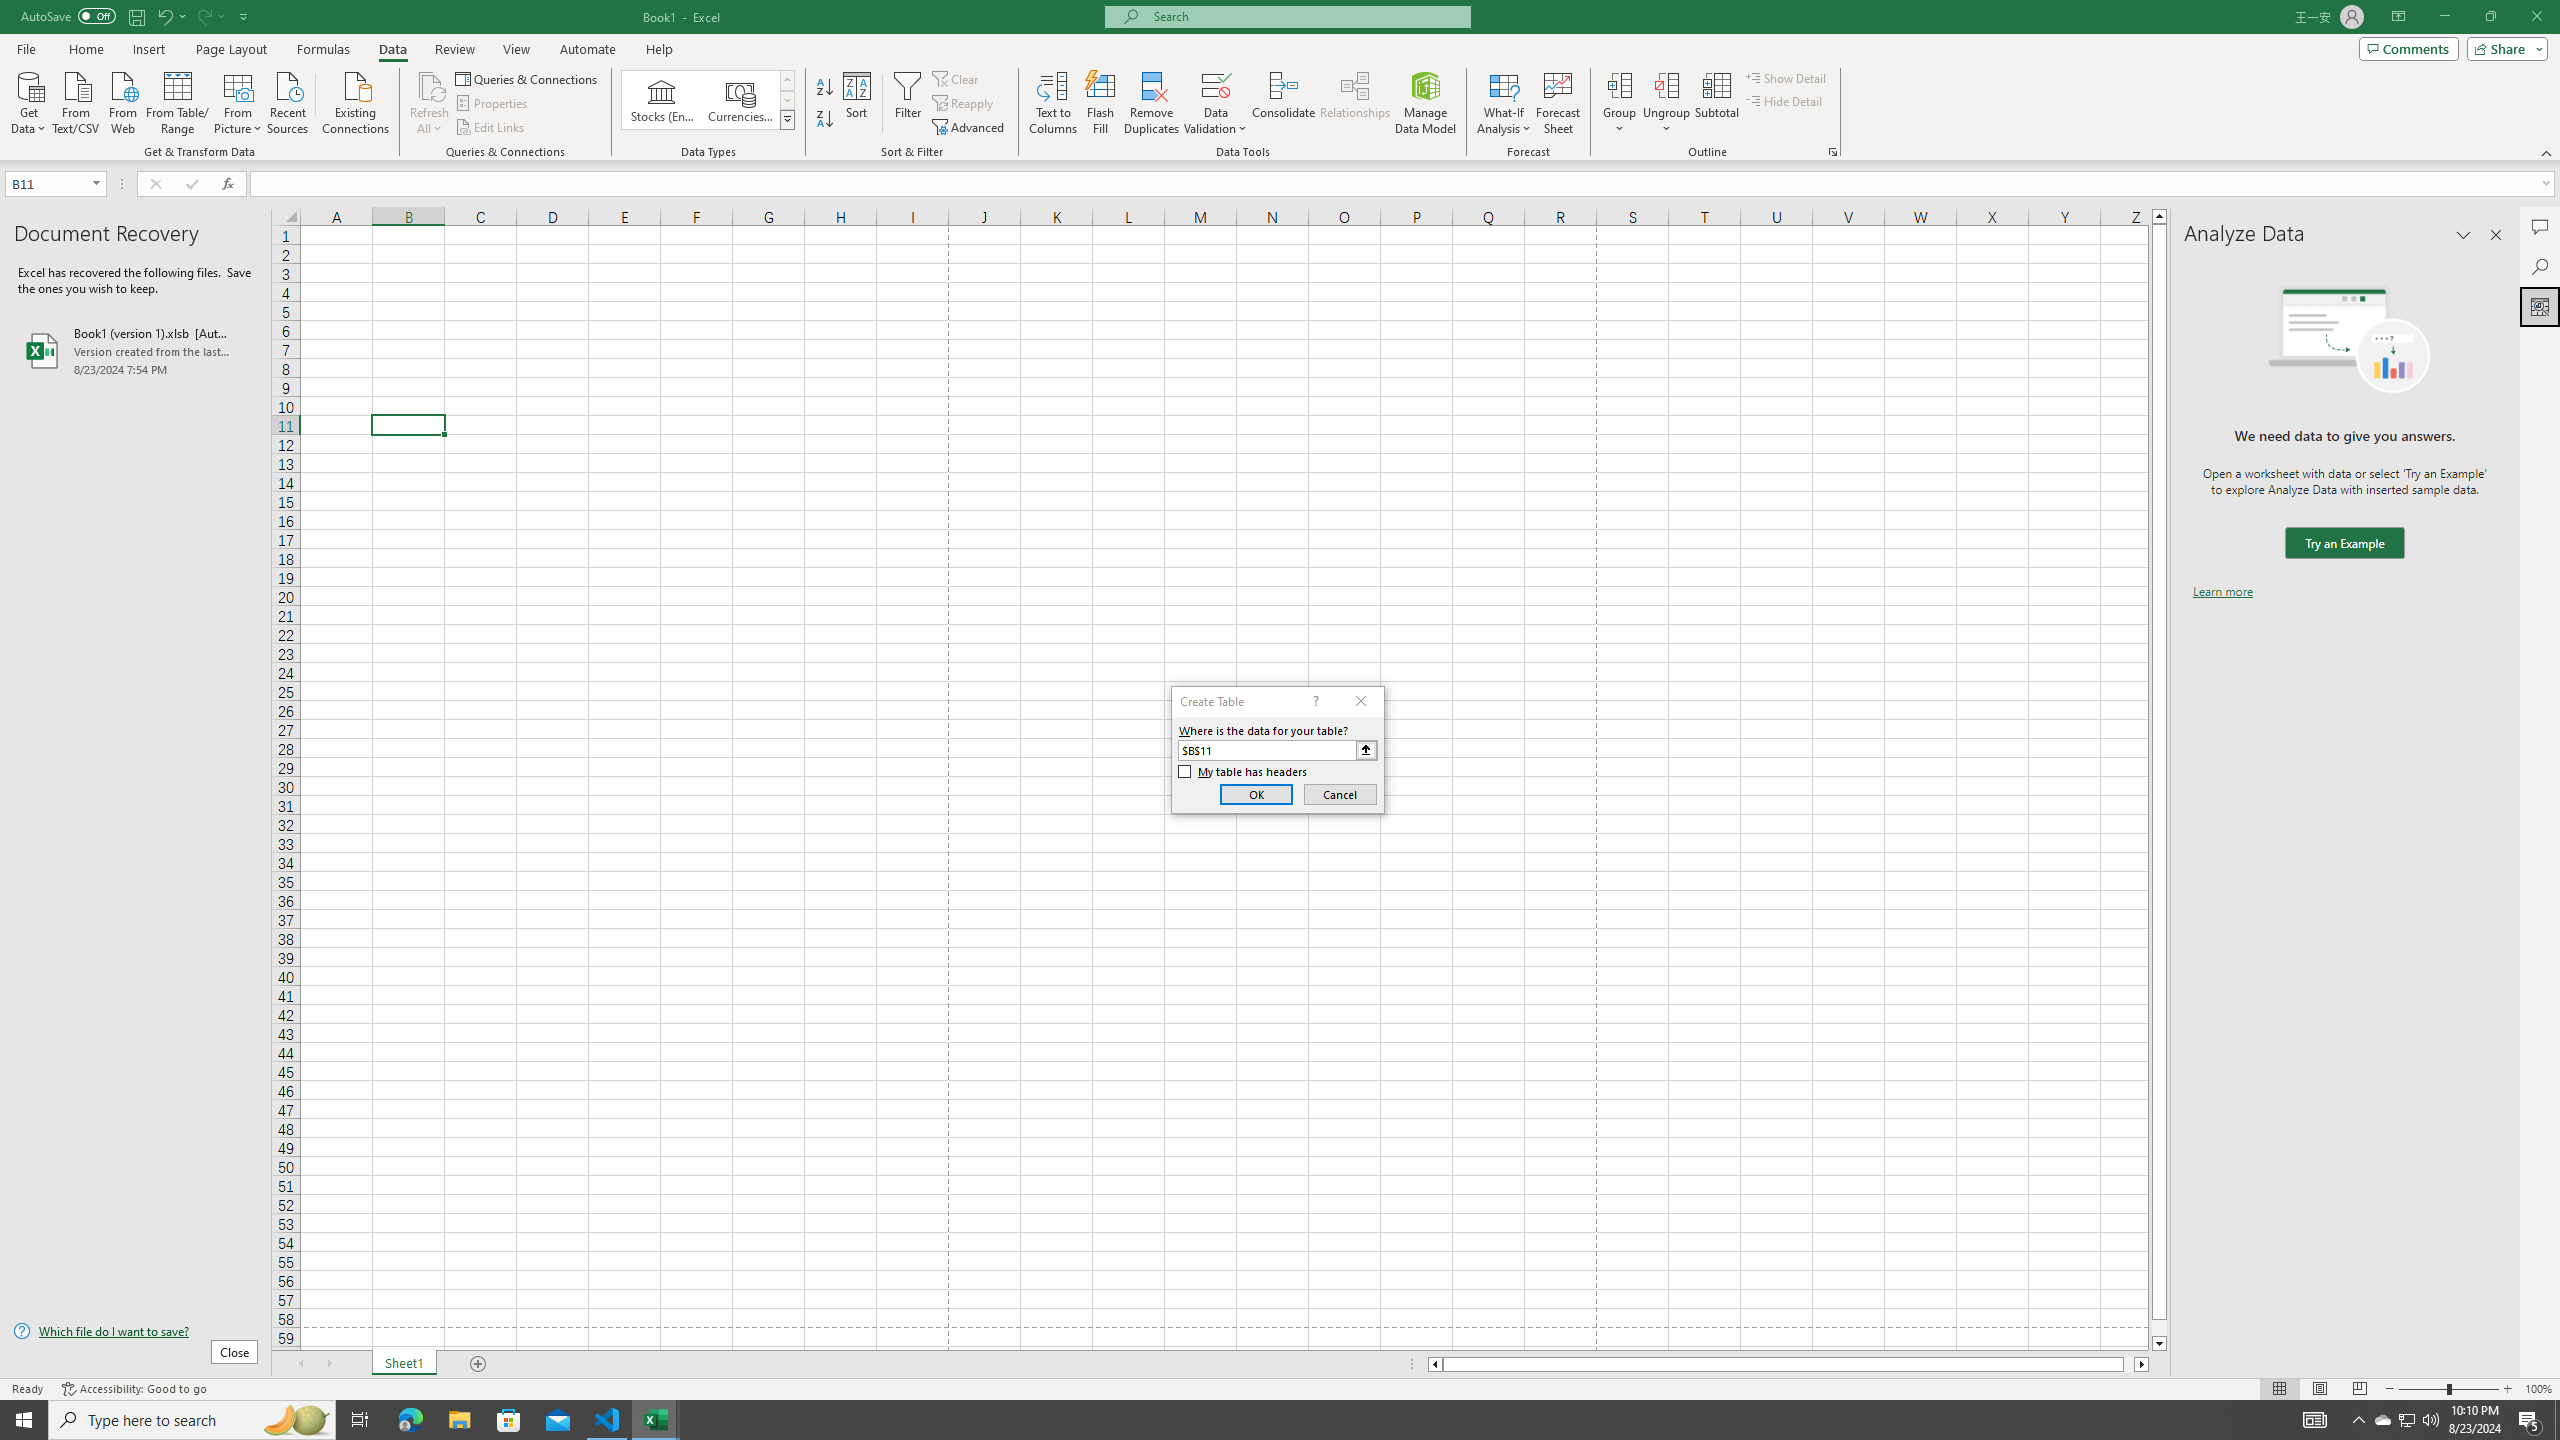 The image size is (2560, 1440). What do you see at coordinates (493, 103) in the screenshot?
I see `'Properties'` at bounding box center [493, 103].